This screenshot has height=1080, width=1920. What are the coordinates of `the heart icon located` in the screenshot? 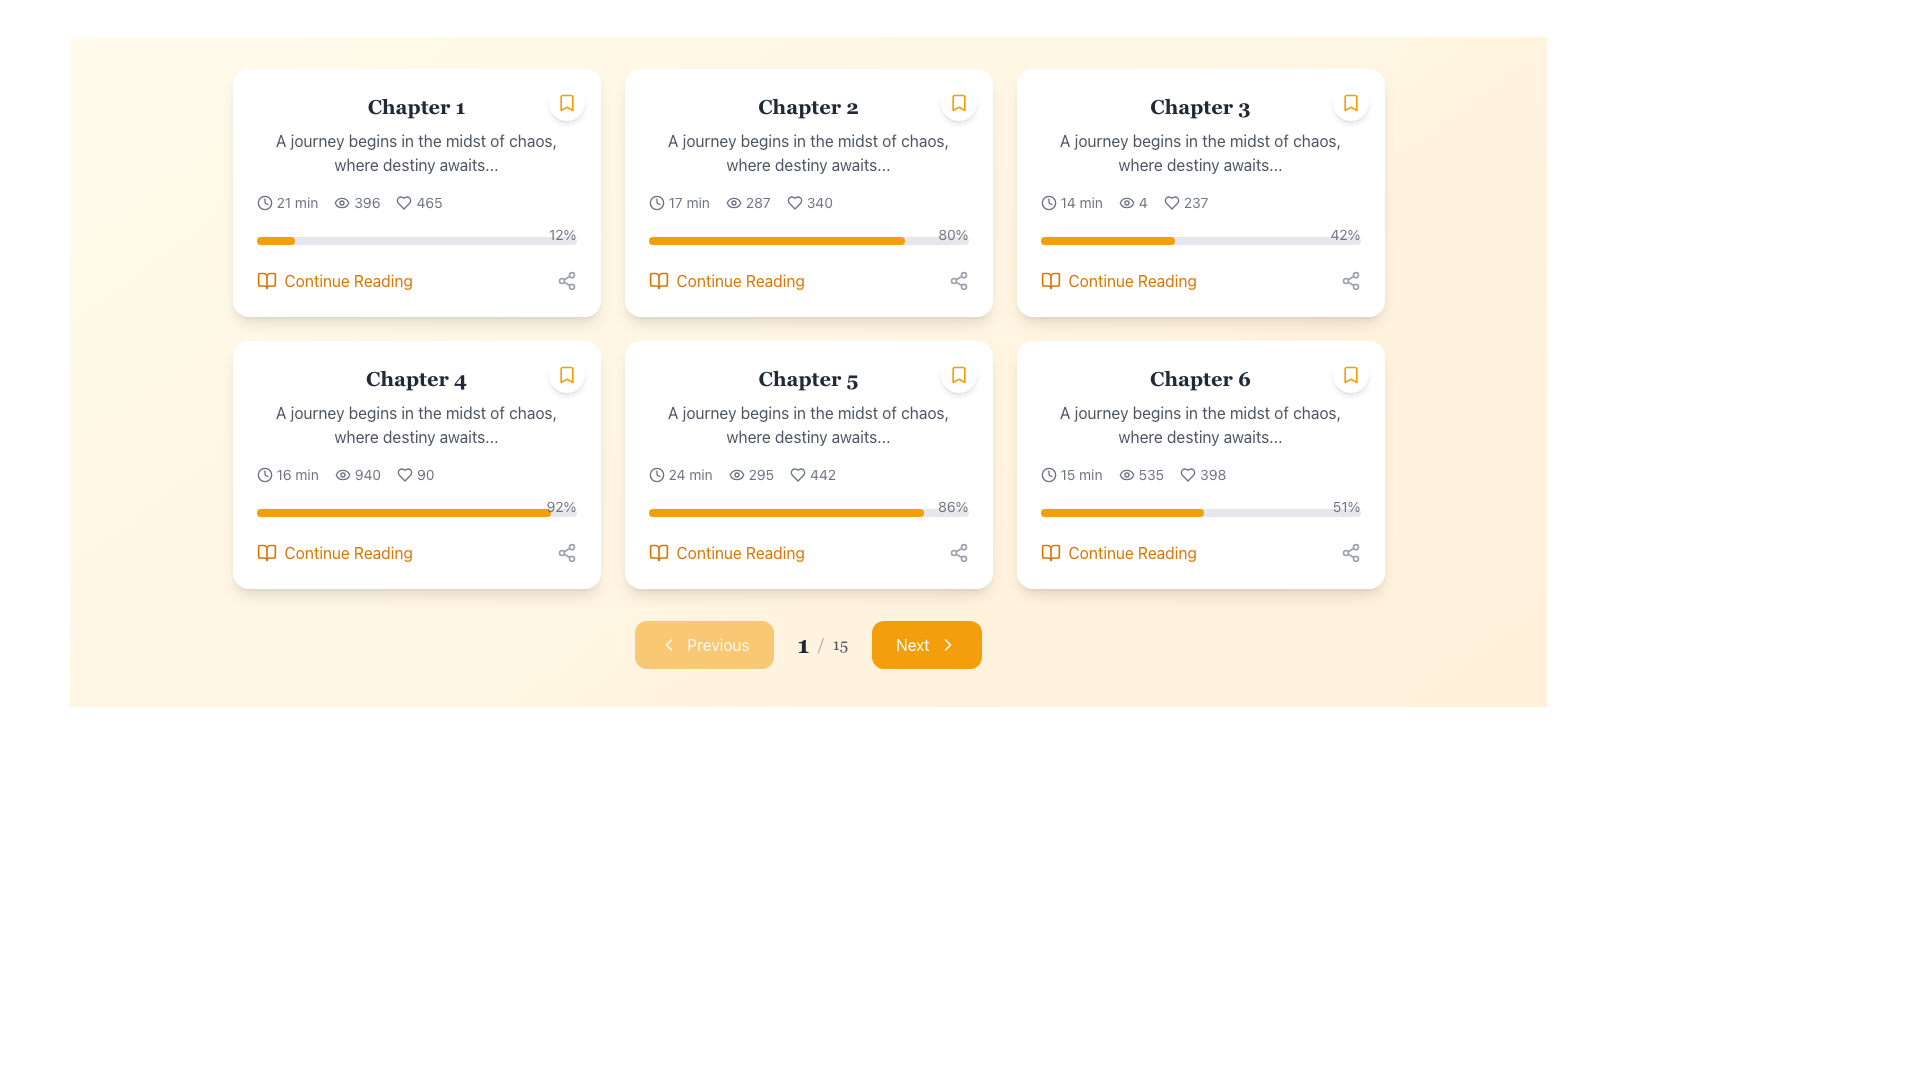 It's located at (1188, 474).